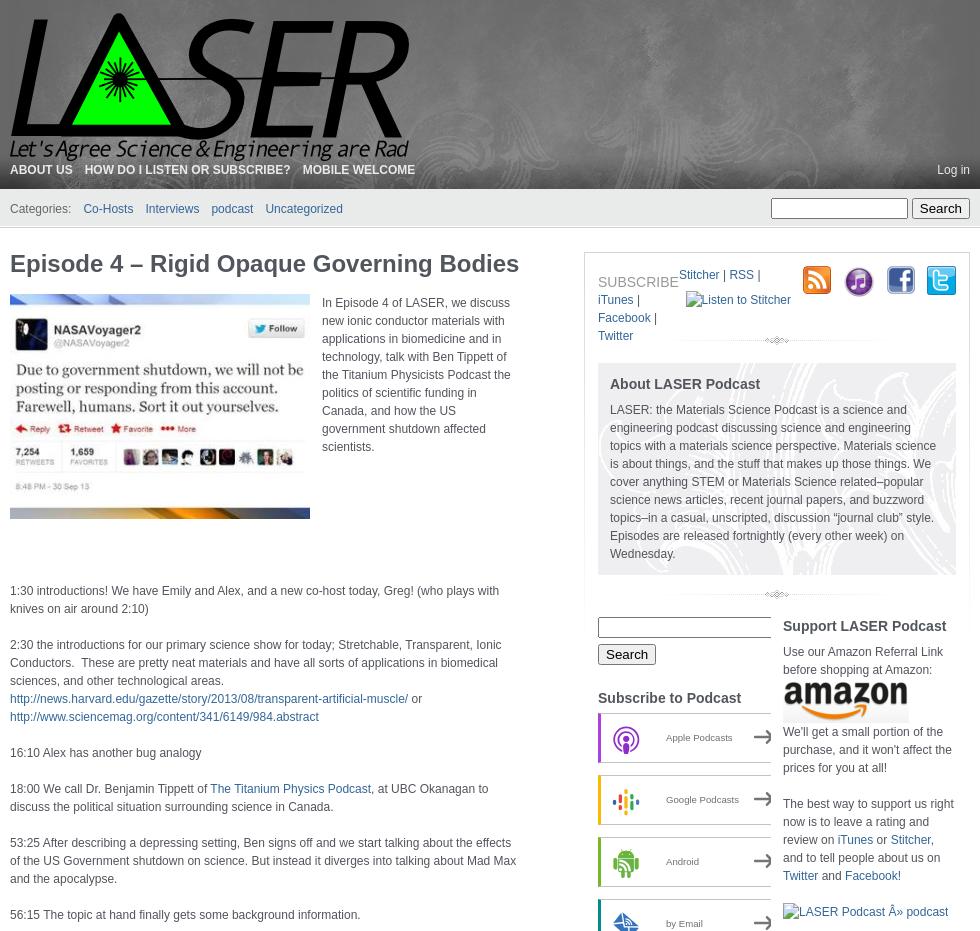 The image size is (980, 931). What do you see at coordinates (263, 859) in the screenshot?
I see `'53:25 After describing a depressing setting, Ben signs off and we start talking about the effects of the US Government shutdown on science. But instead it diverges into talking about Mad Max and the apocalypse.'` at bounding box center [263, 859].